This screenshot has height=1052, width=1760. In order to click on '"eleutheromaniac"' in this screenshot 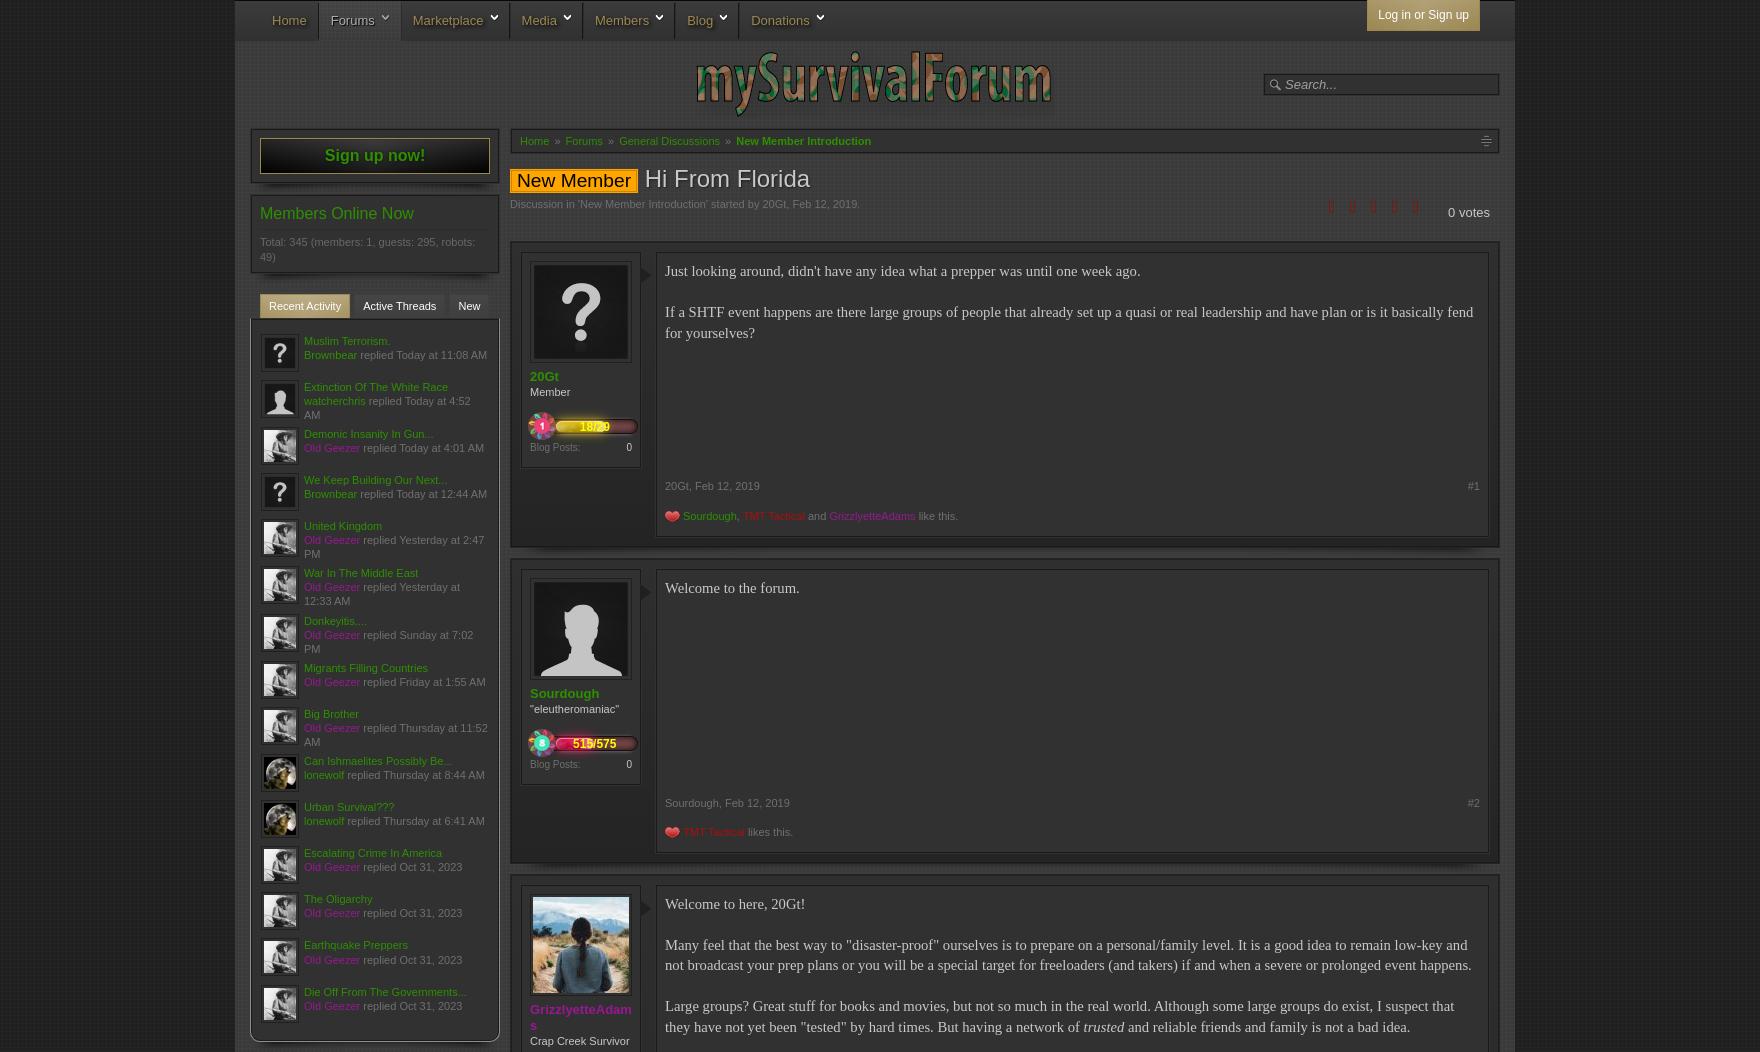, I will do `click(574, 707)`.